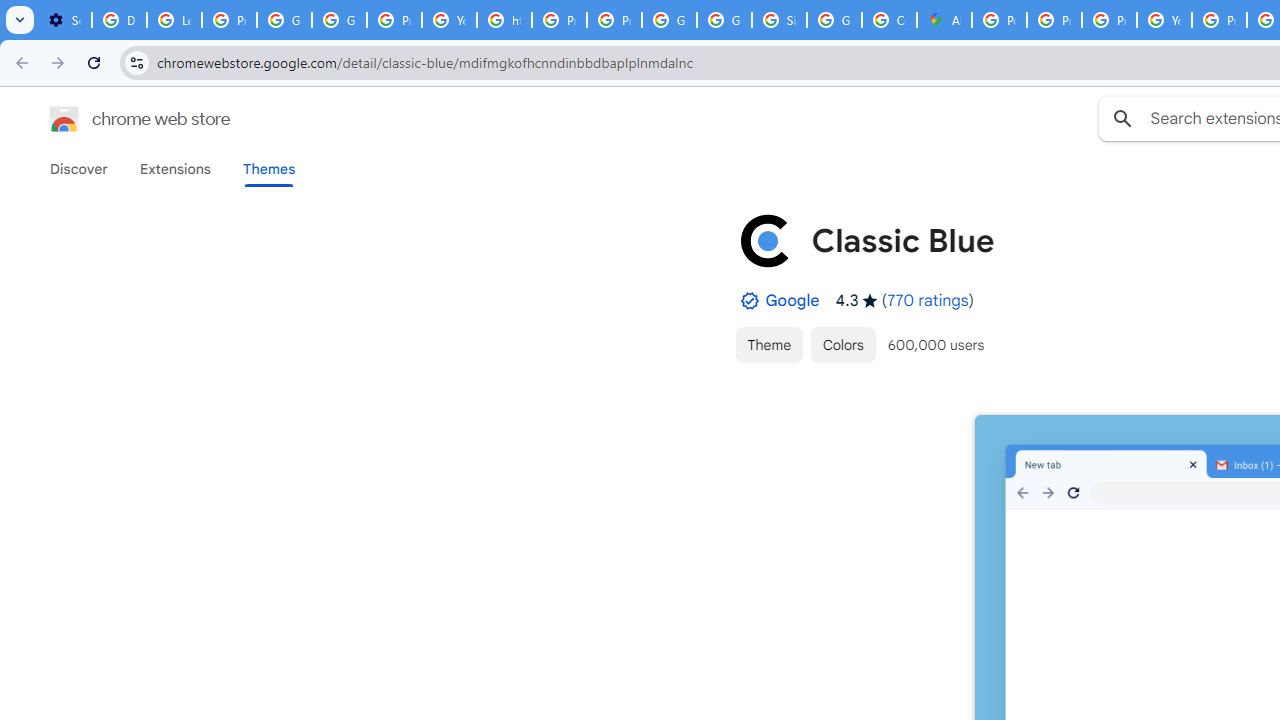  What do you see at coordinates (448, 20) in the screenshot?
I see `'YouTube'` at bounding box center [448, 20].